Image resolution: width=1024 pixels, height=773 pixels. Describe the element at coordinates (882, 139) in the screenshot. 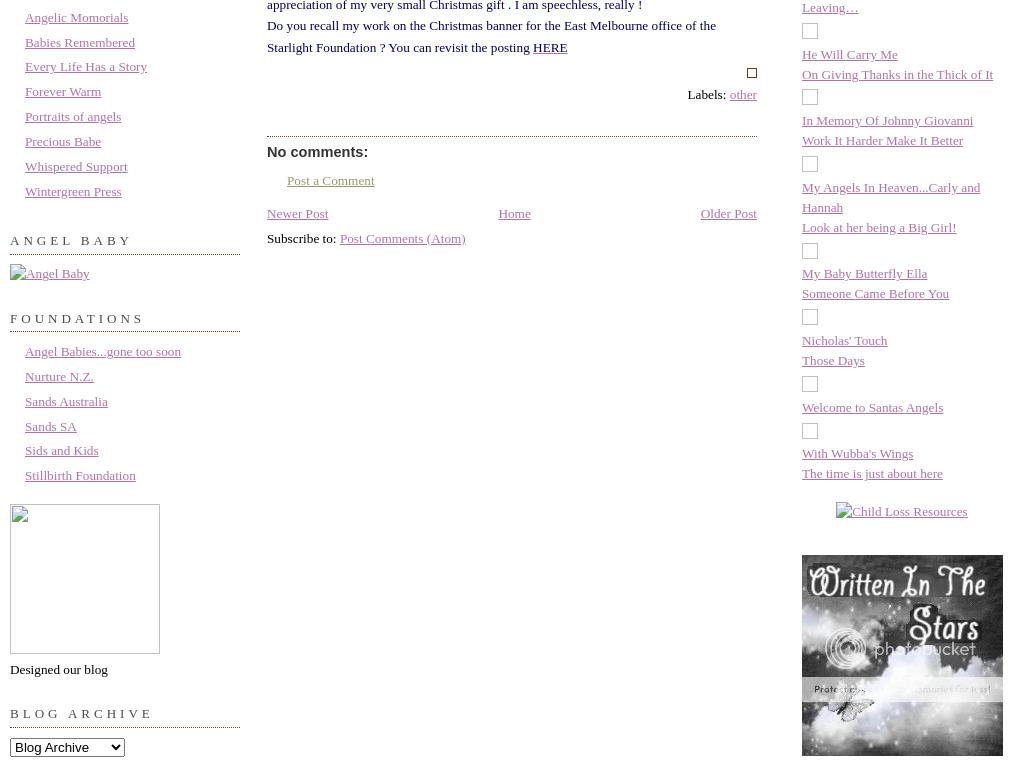

I see `'Work It Harder Make It Better'` at that location.